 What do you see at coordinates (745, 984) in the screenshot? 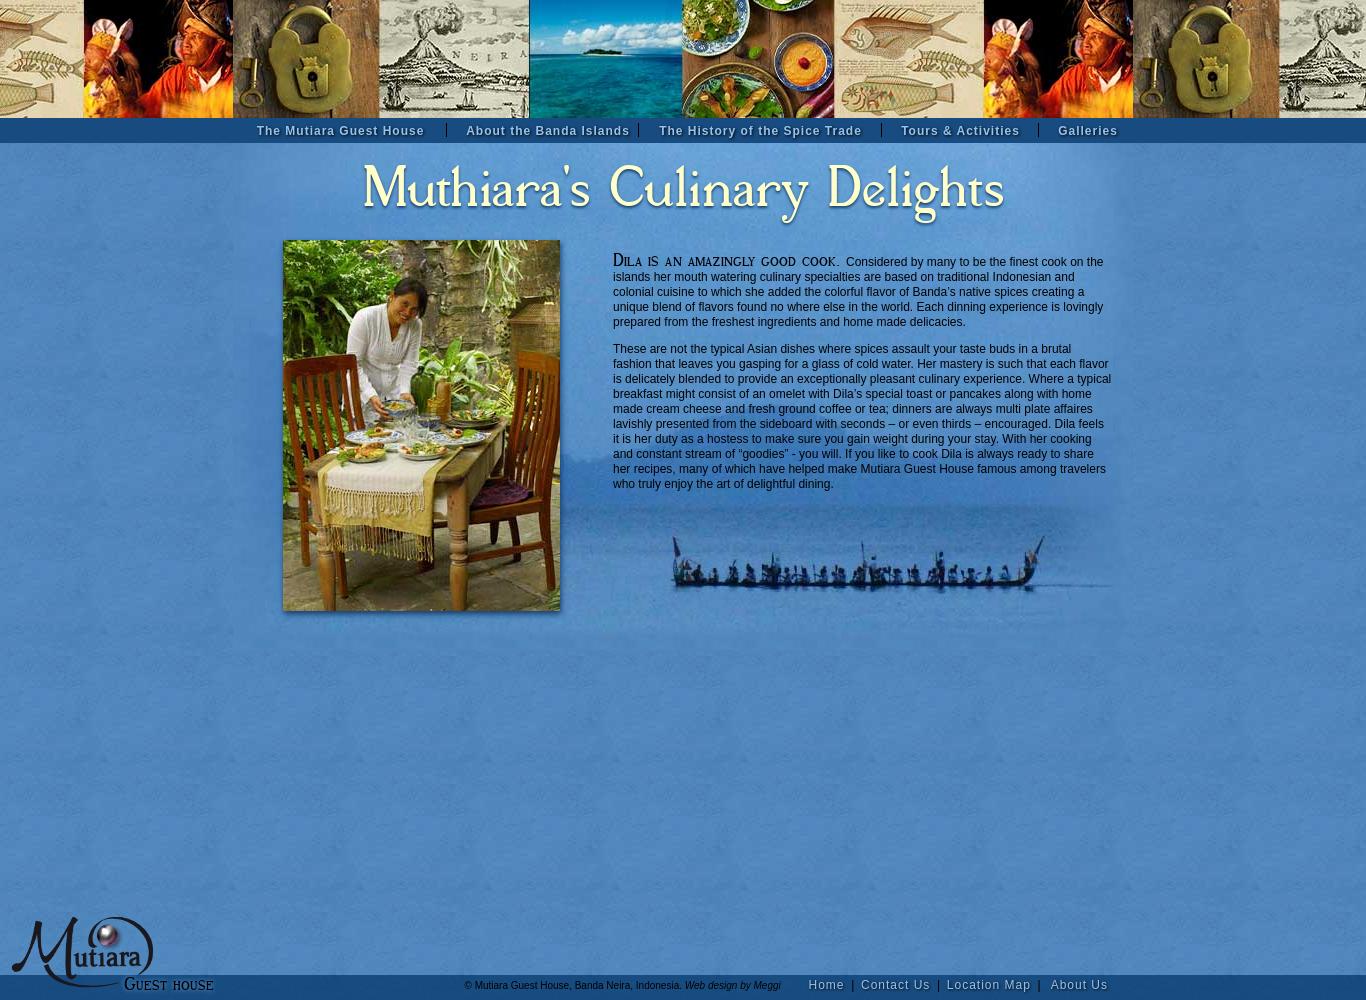
I see `'Web design by Meggi'` at bounding box center [745, 984].